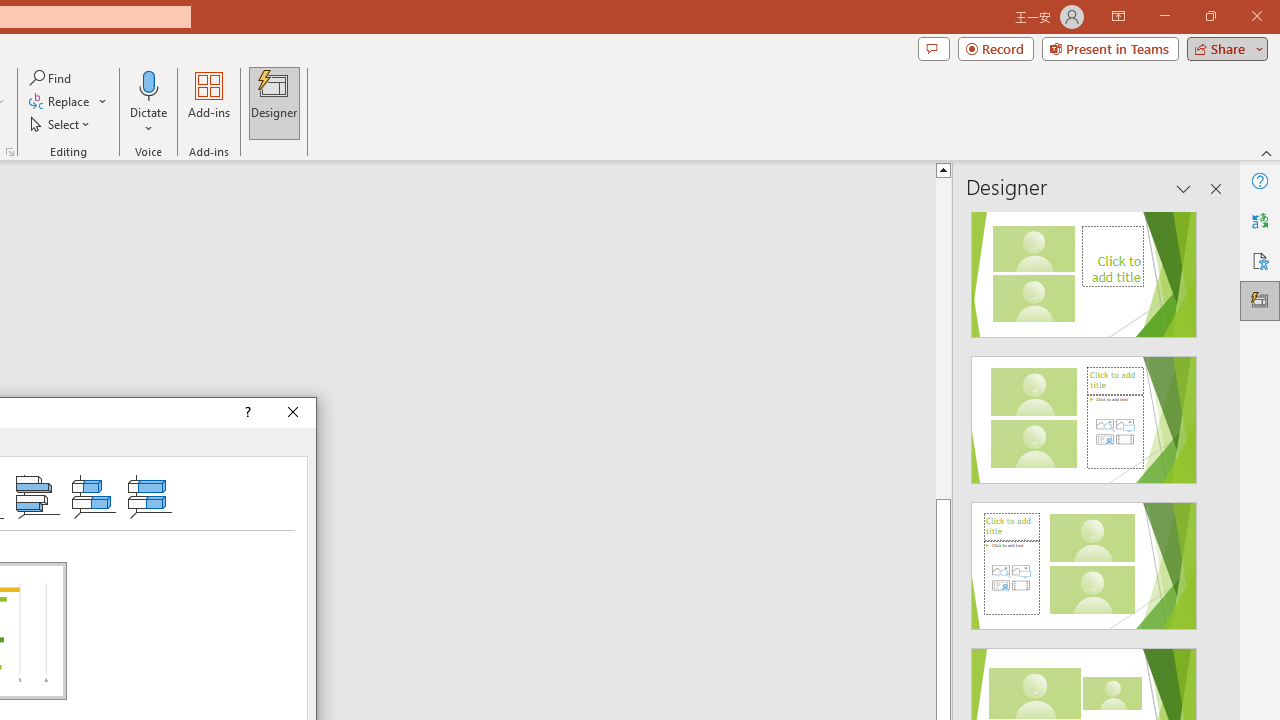 The width and height of the screenshot is (1280, 720). Describe the element at coordinates (51, 77) in the screenshot. I see `'Find...'` at that location.